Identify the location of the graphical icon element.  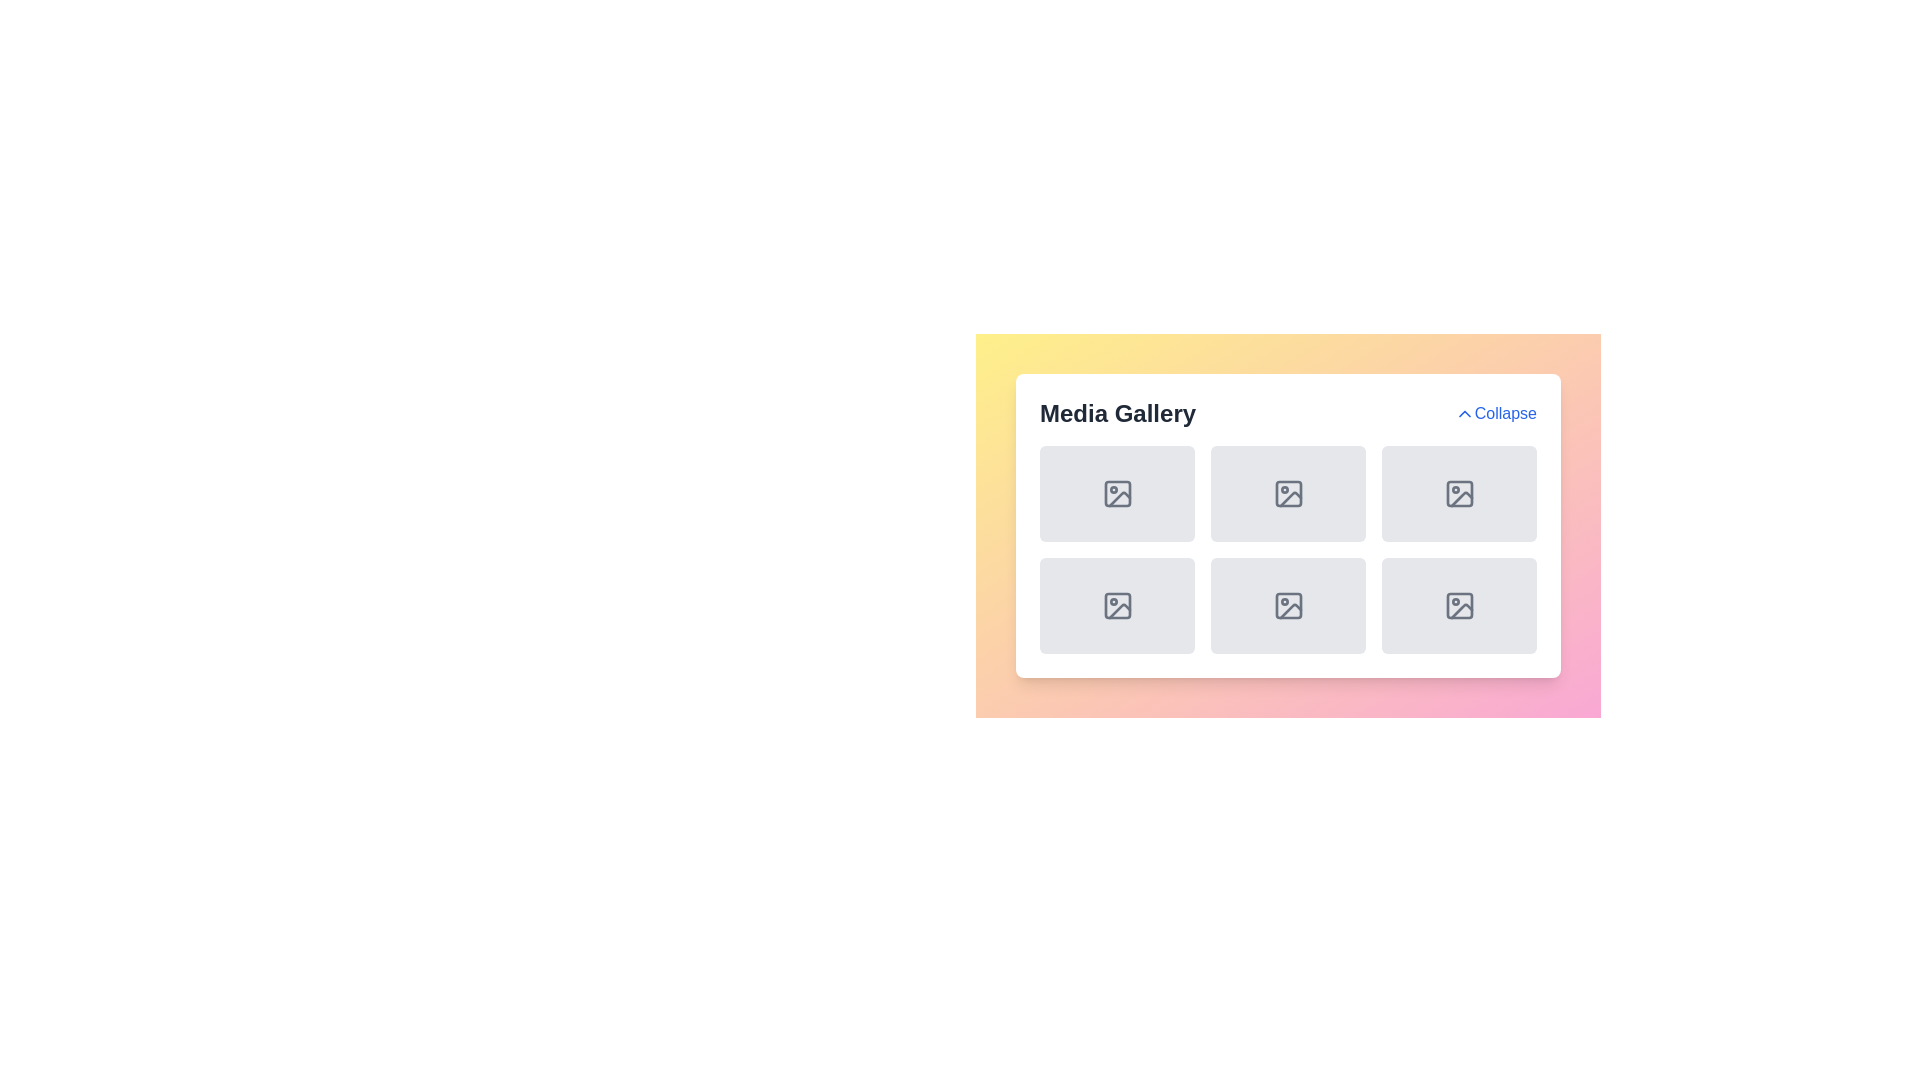
(1116, 604).